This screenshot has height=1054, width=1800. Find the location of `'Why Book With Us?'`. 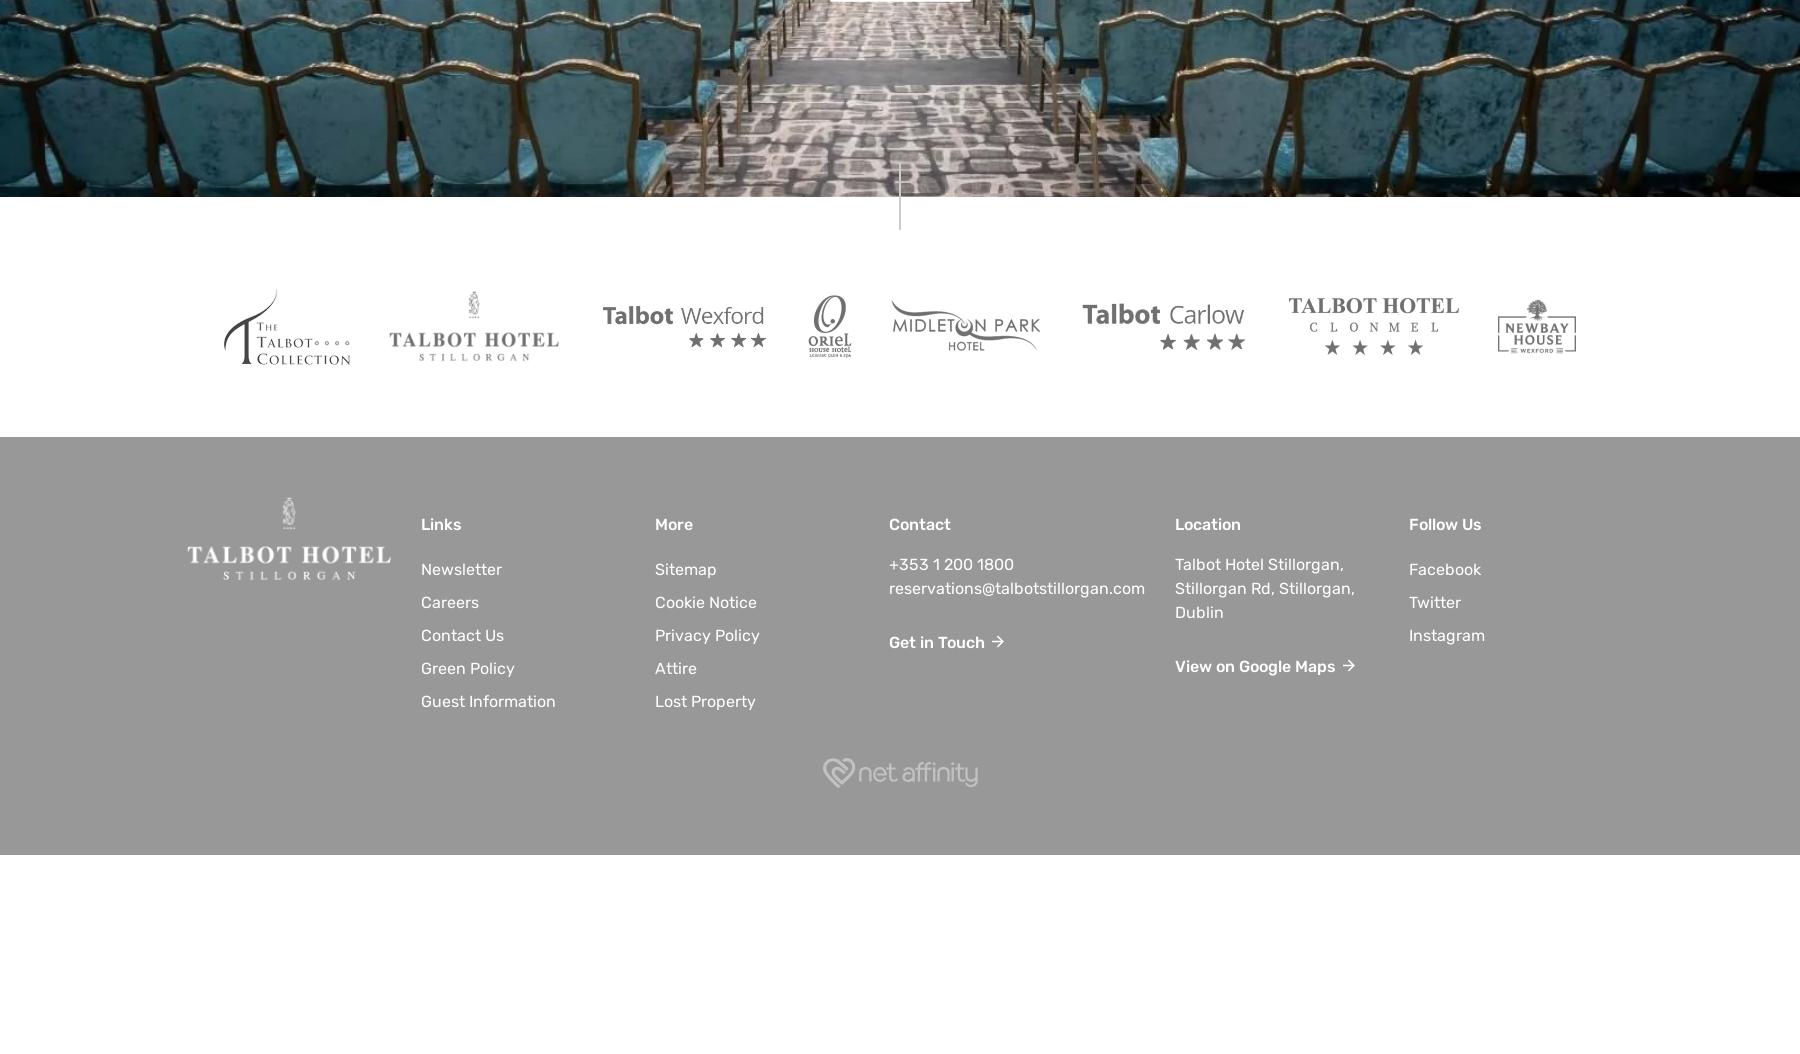

'Why Book With Us?' is located at coordinates (883, 1034).